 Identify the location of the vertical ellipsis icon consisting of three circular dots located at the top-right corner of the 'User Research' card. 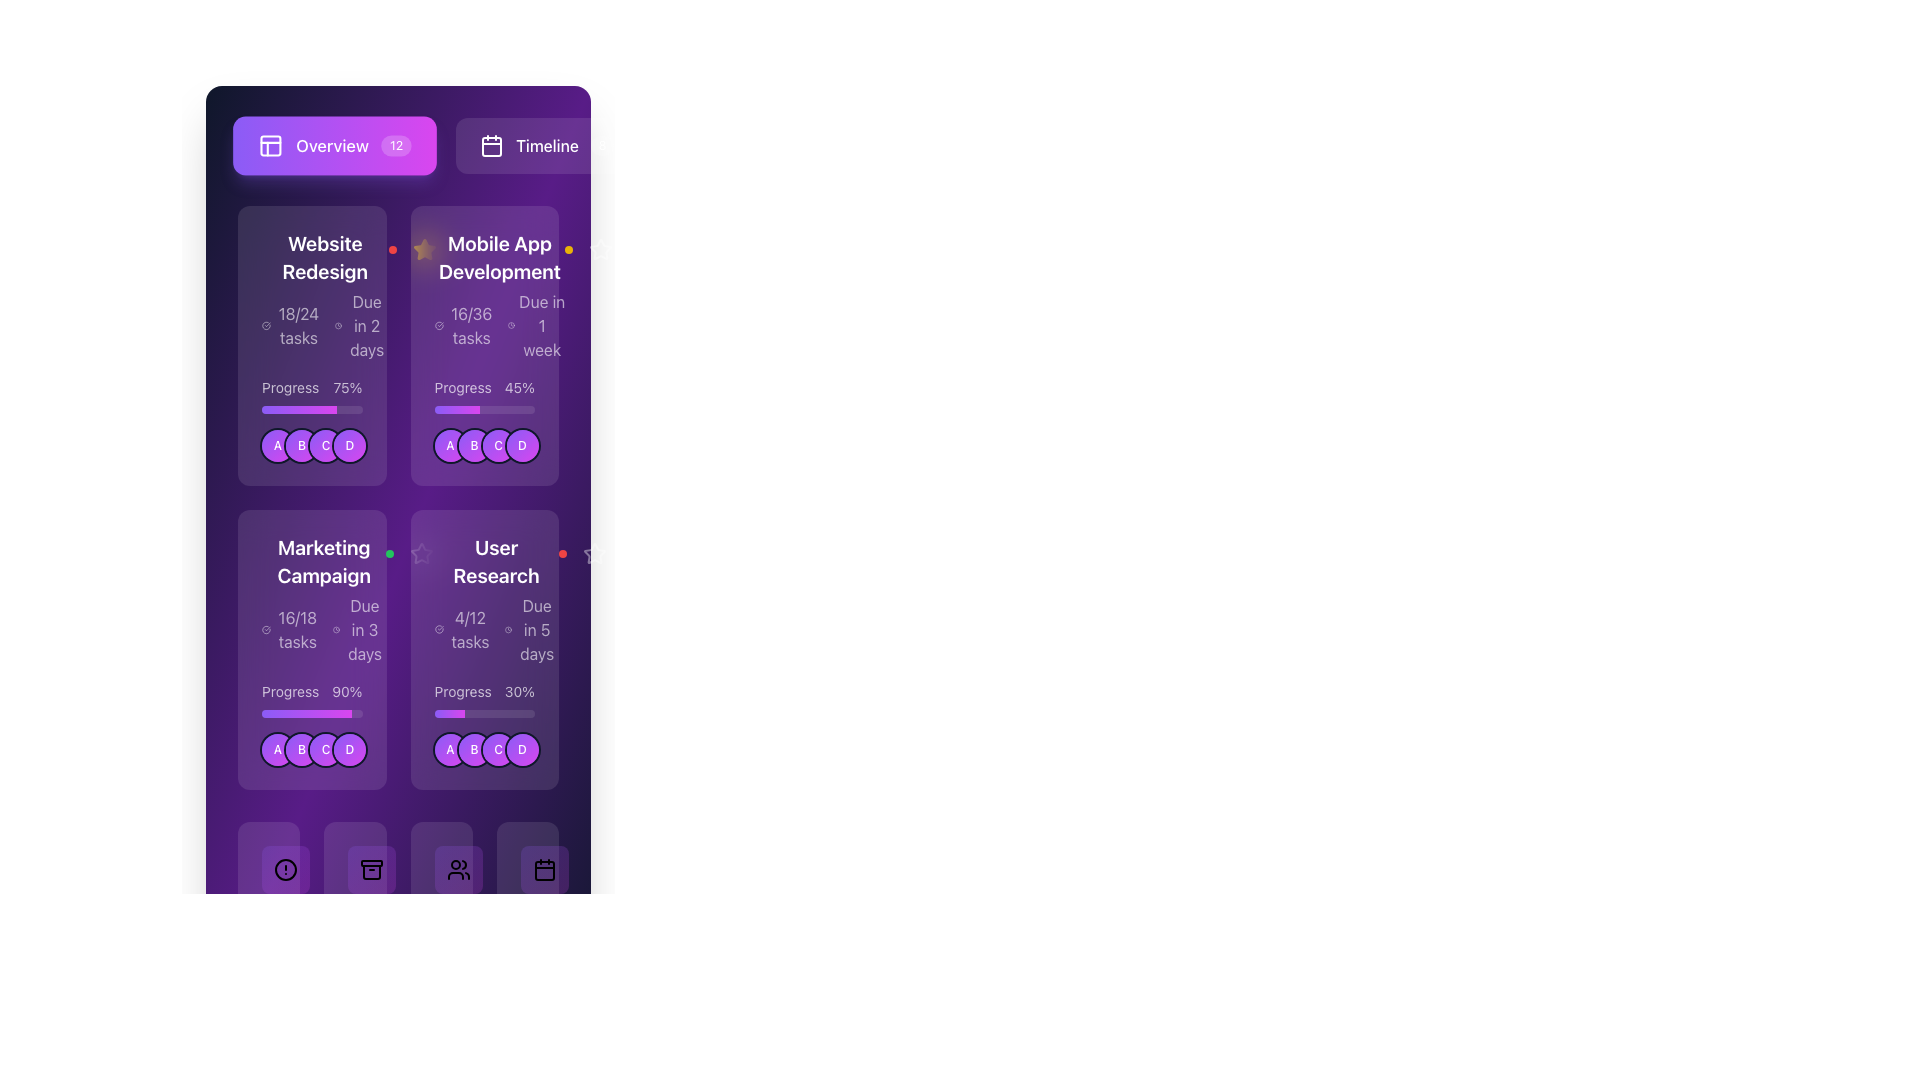
(467, 554).